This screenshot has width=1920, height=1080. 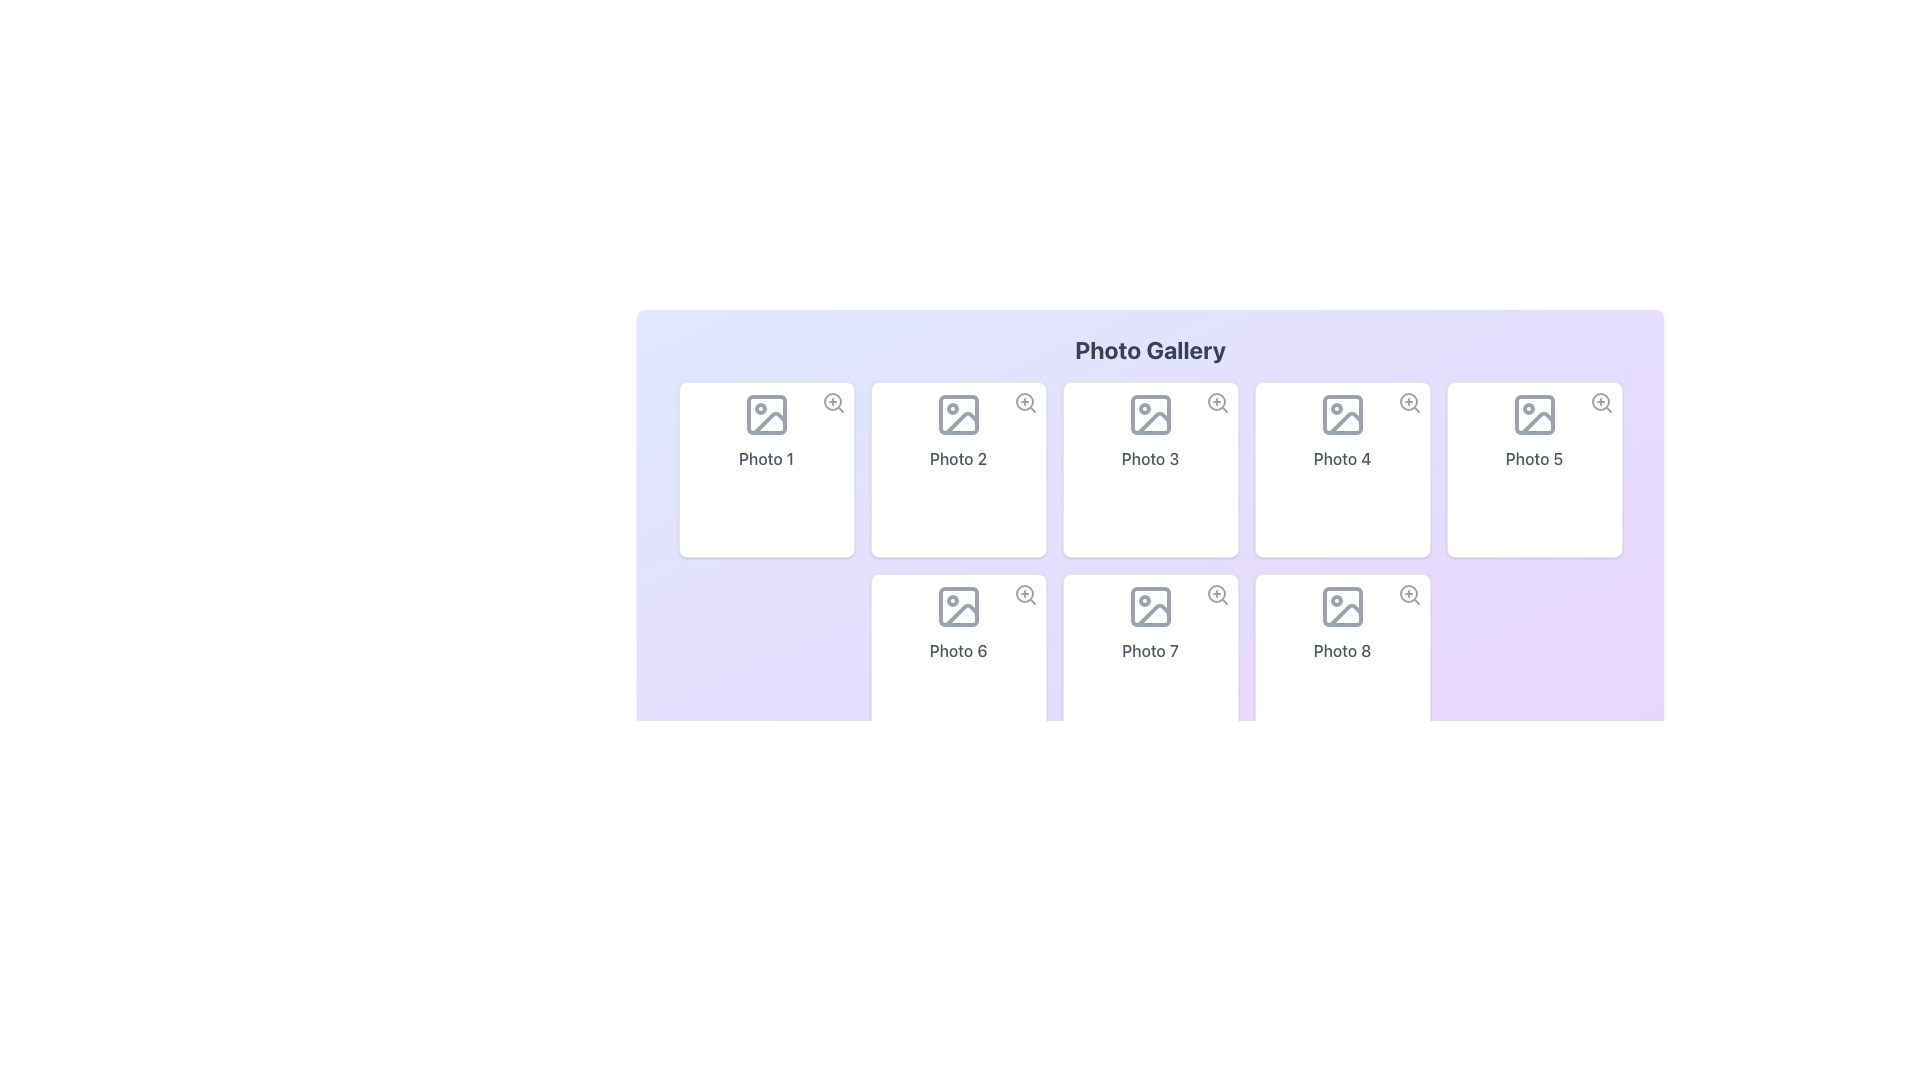 What do you see at coordinates (1533, 414) in the screenshot?
I see `the centered decorative icon in the fifth photo card labeled 'Photo 5'` at bounding box center [1533, 414].